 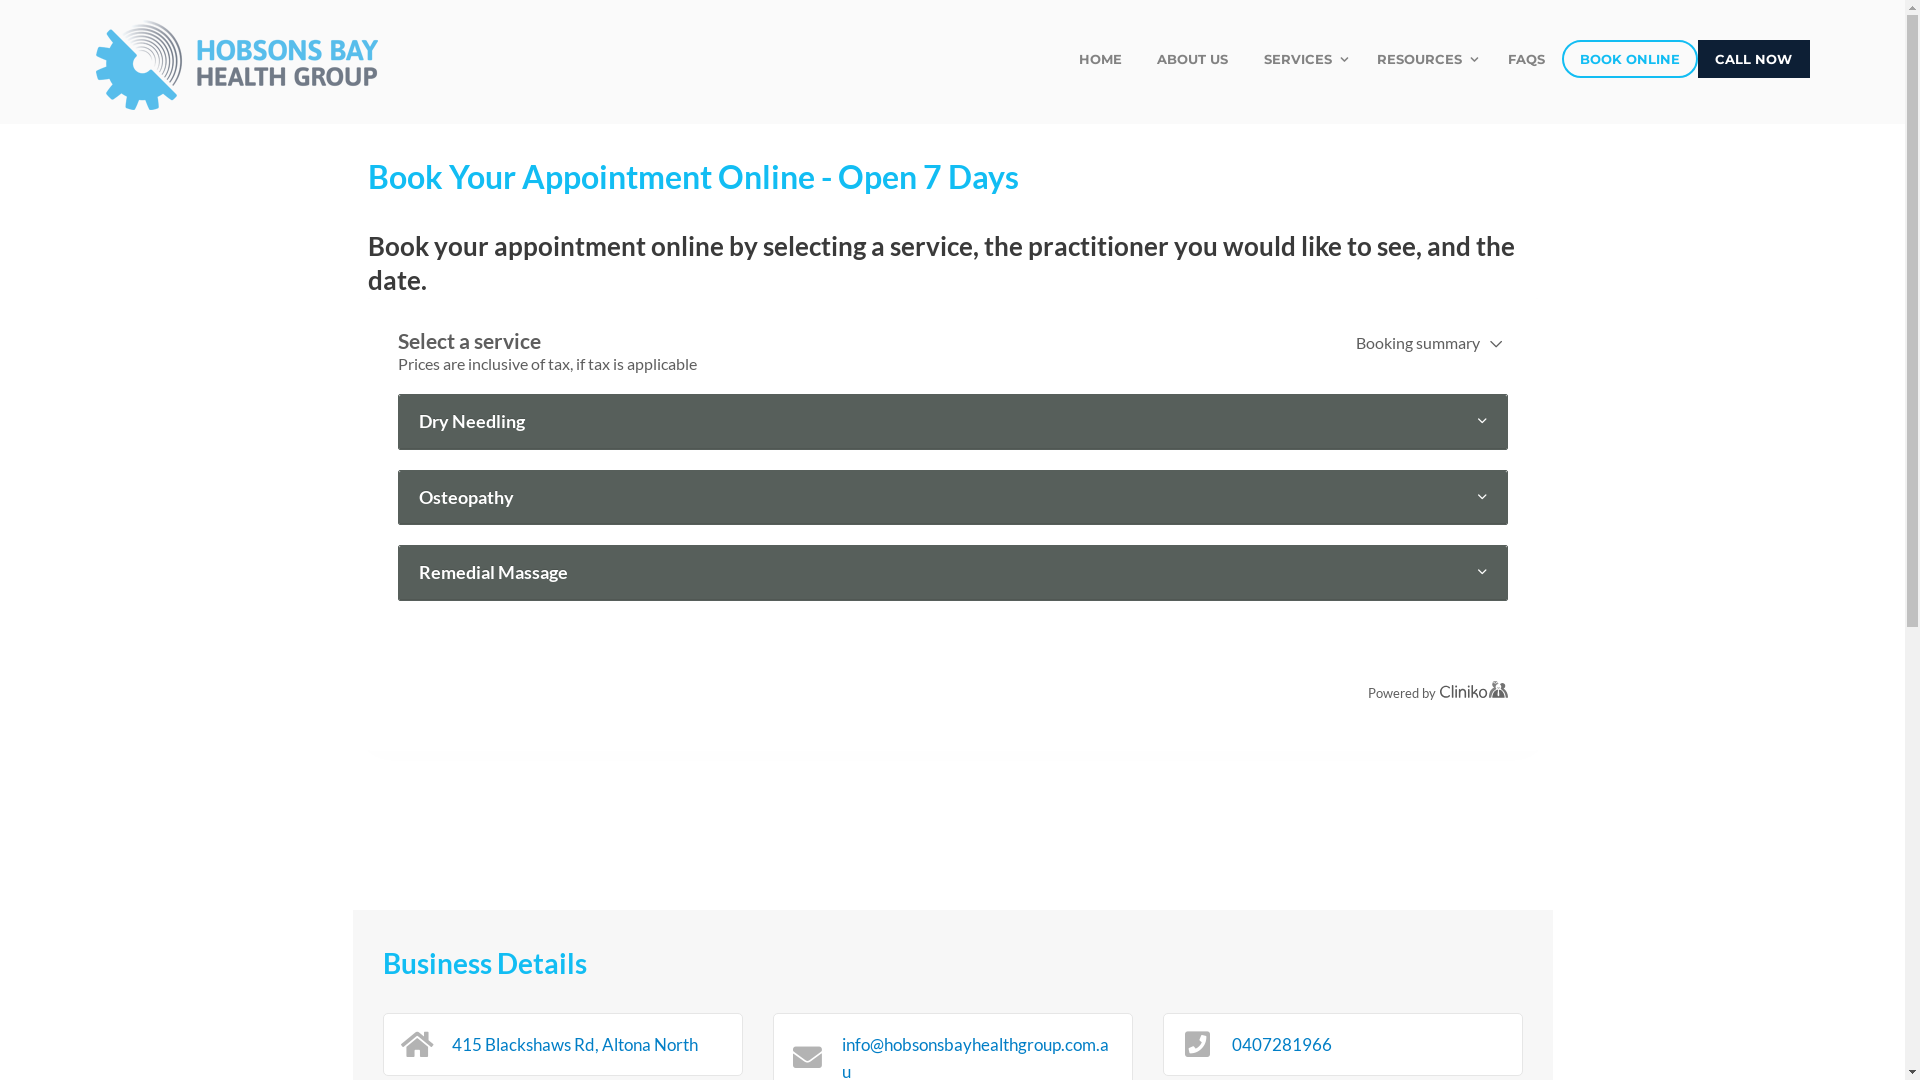 I want to click on 'FAQS', so click(x=1525, y=57).